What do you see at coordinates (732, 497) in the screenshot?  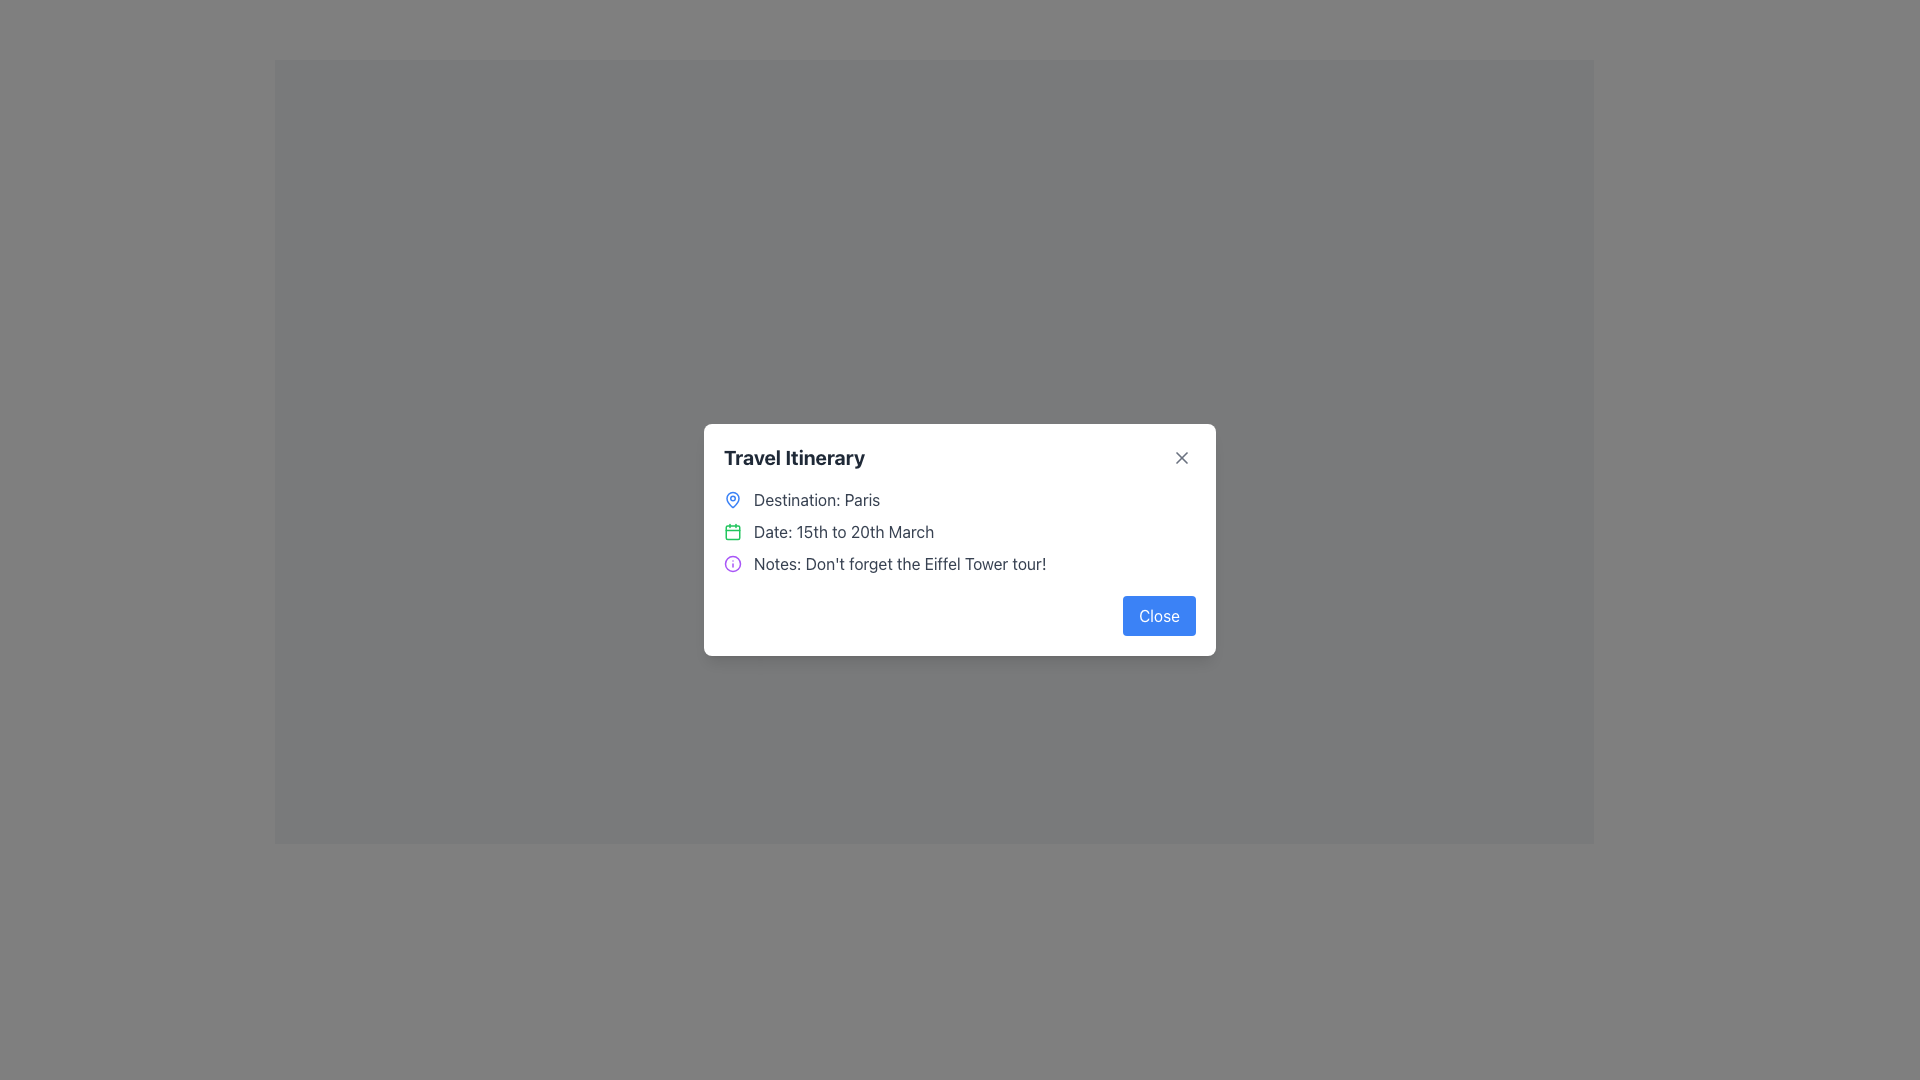 I see `the location marker icon representing the 'Destination: Paris' in the 'Travel Itinerary' dialog box` at bounding box center [732, 497].